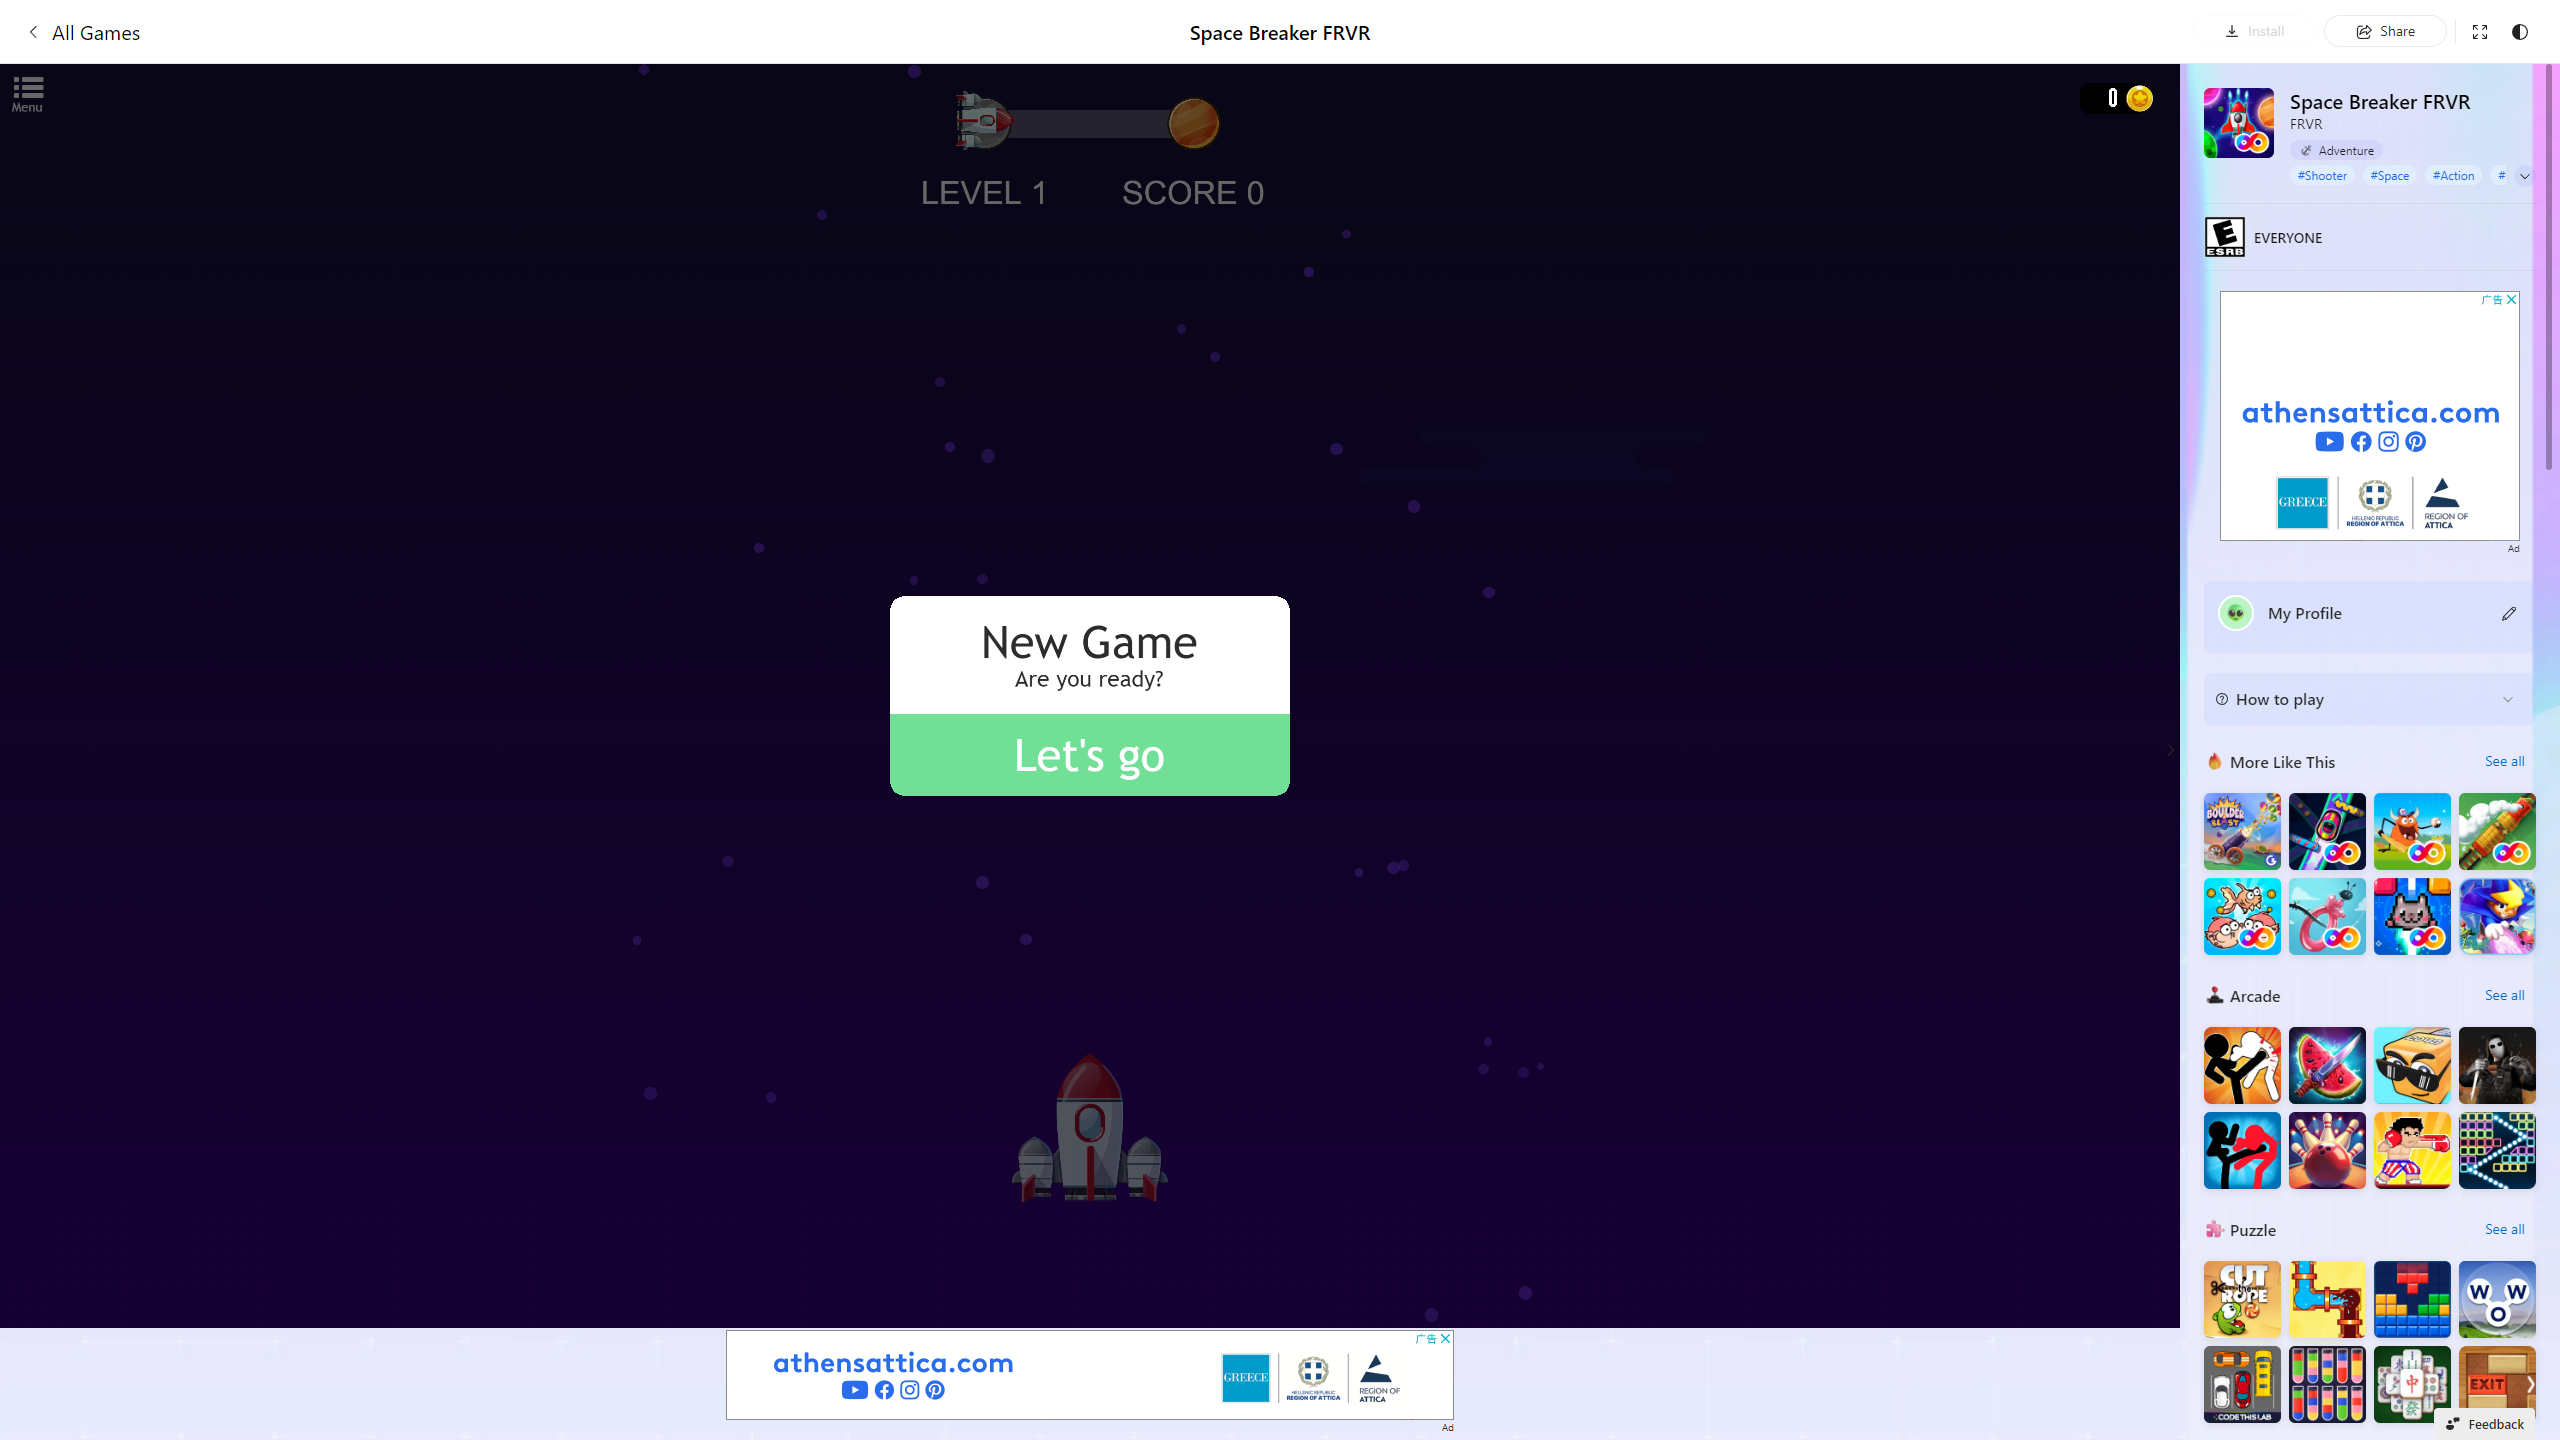 Image resolution: width=2560 pixels, height=1440 pixels. What do you see at coordinates (2254, 30) in the screenshot?
I see `'Install'` at bounding box center [2254, 30].